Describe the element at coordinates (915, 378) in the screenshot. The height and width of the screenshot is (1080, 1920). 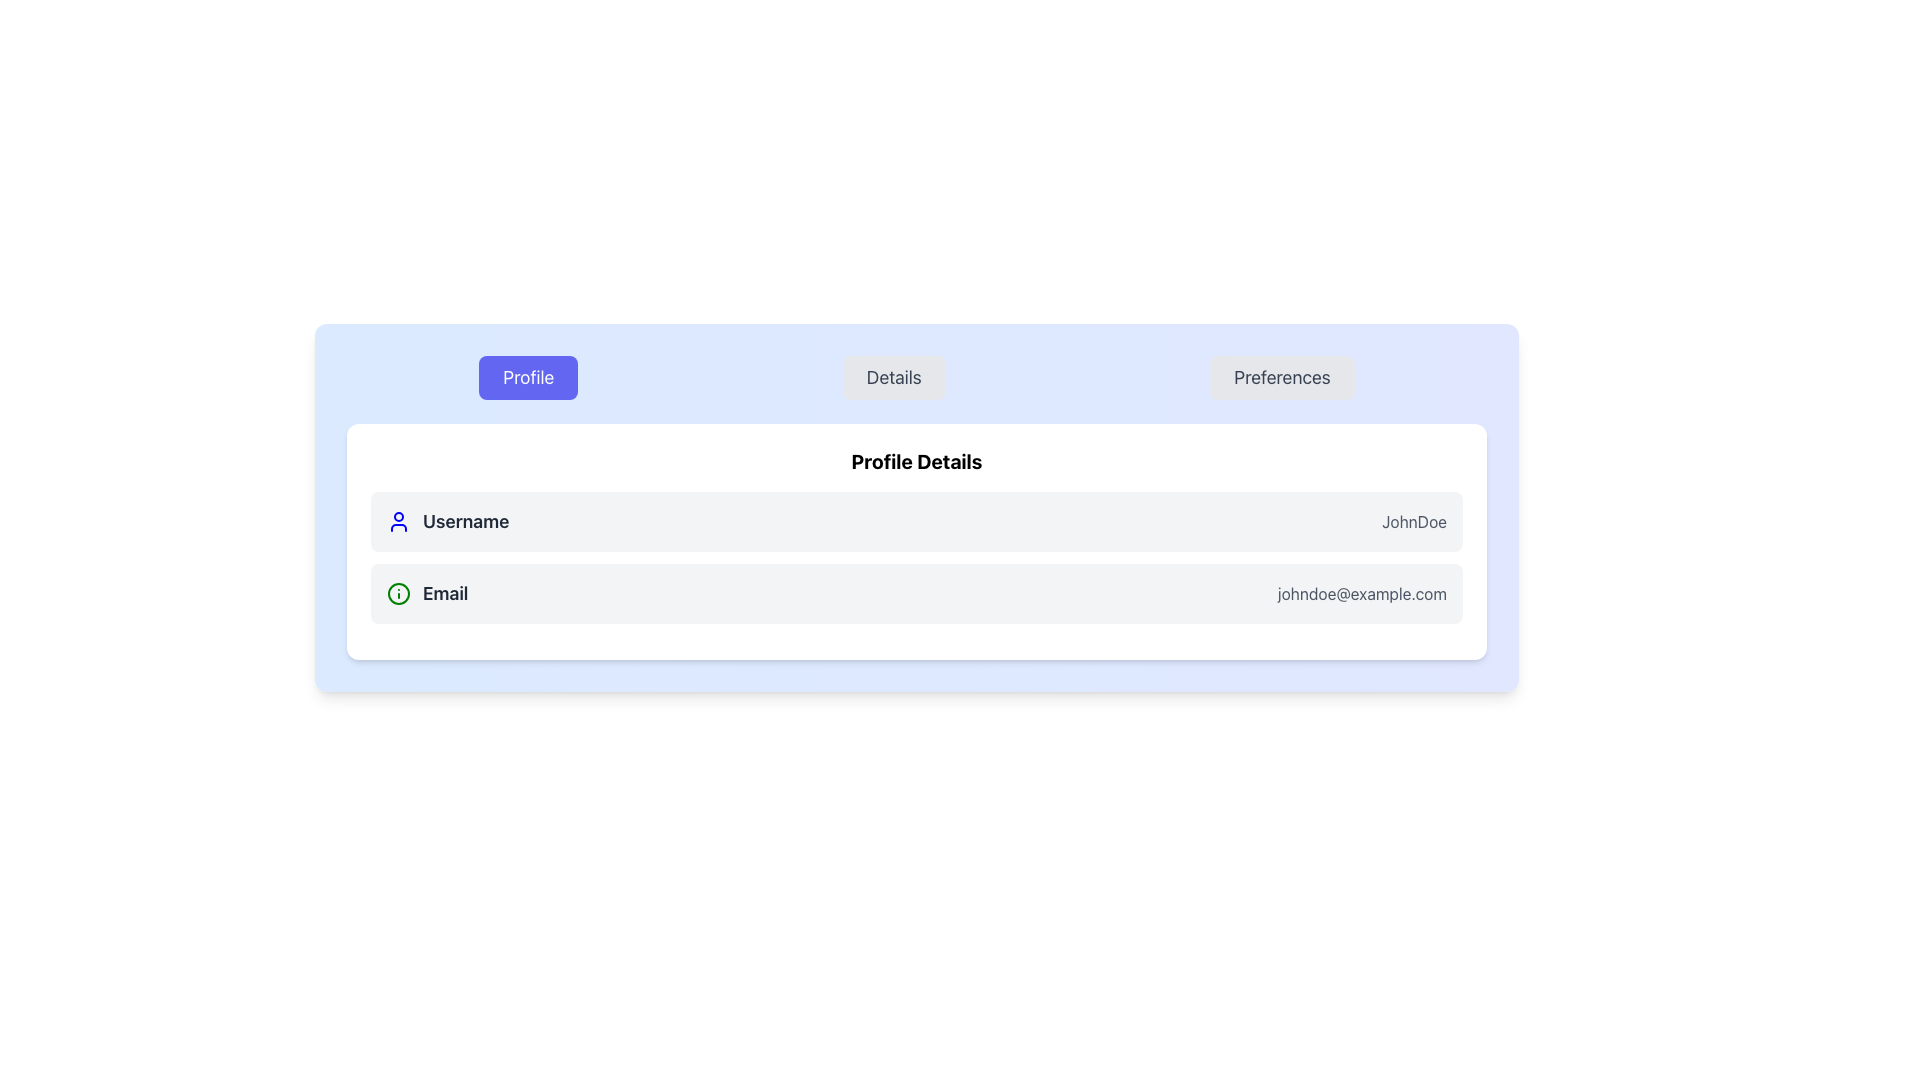
I see `the 'Details' tab in the navigation bar` at that location.